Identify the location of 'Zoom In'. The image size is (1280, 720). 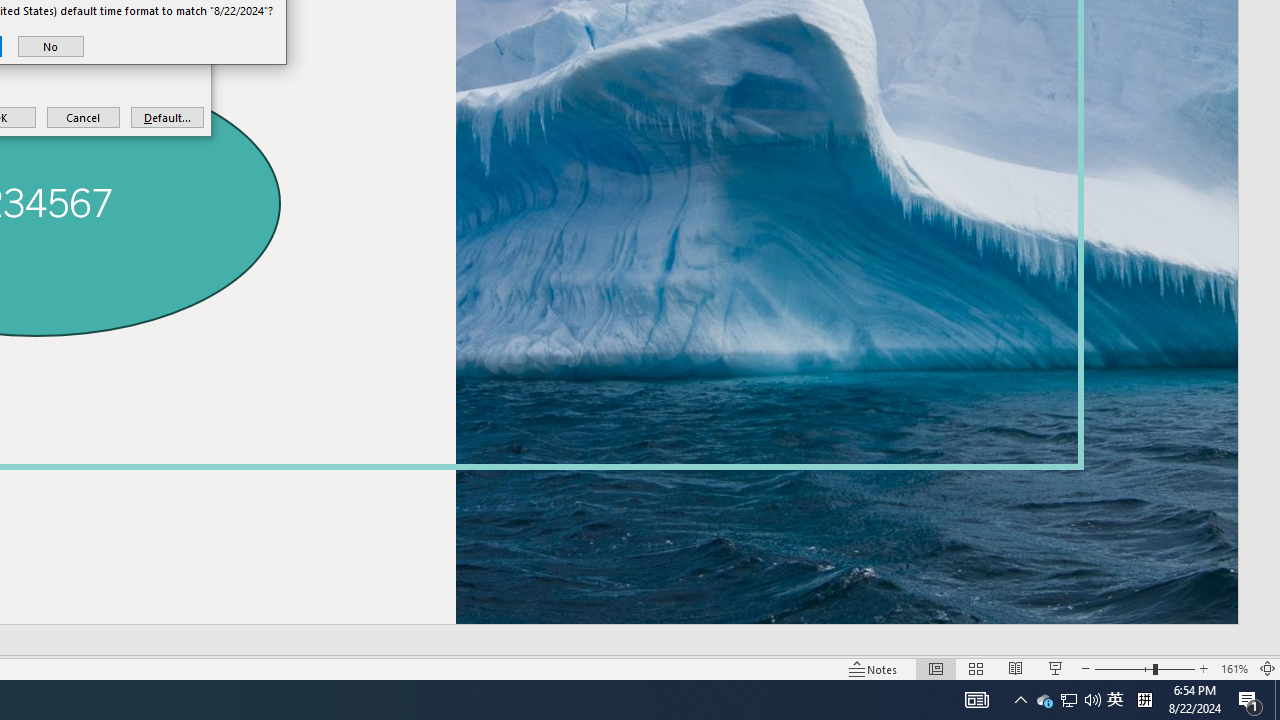
(1203, 669).